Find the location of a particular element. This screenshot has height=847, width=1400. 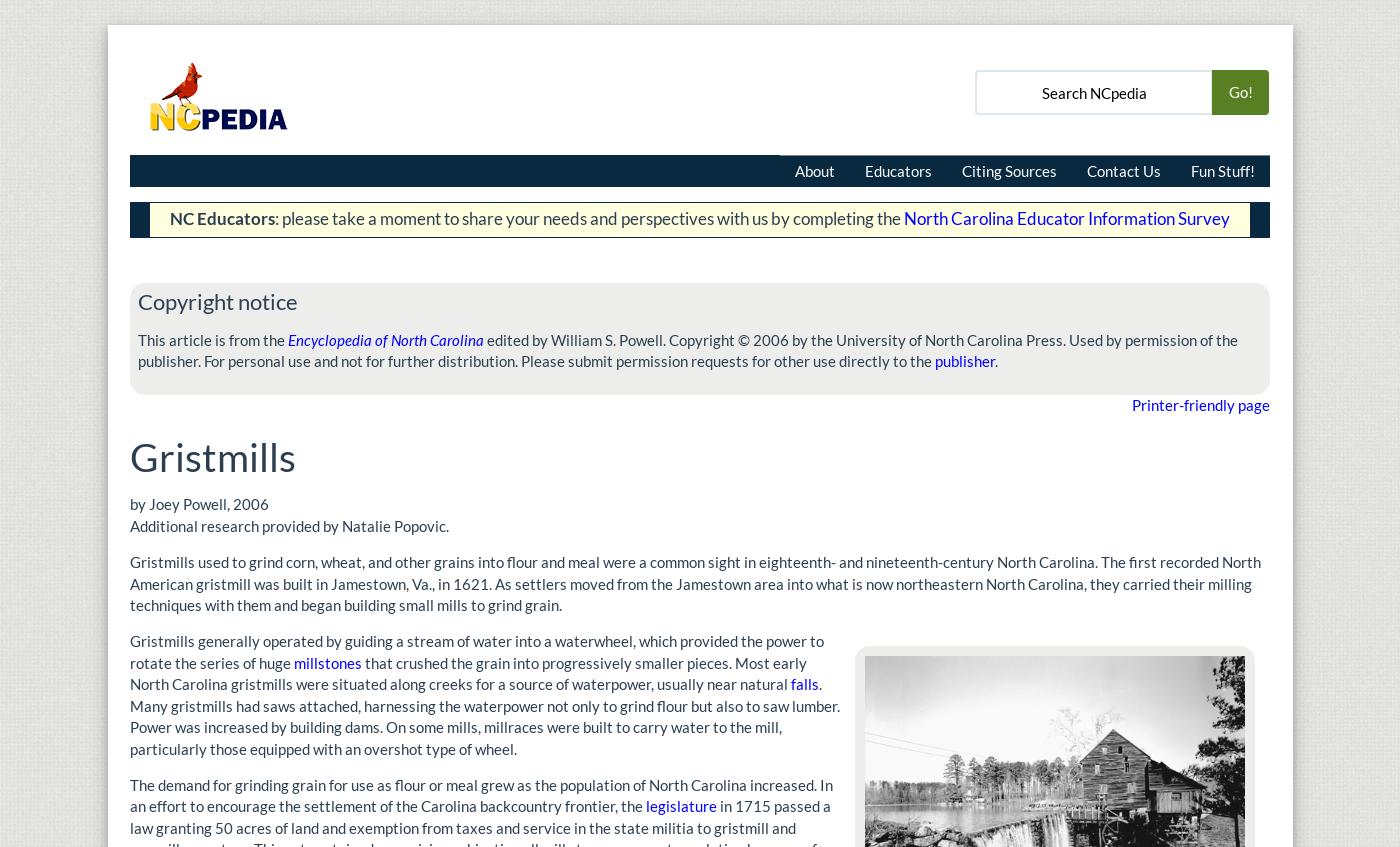

'The demand for grinding grain for use as flour or meal grew as the population of North Carolina increased. In an effort to encourage the settlement of the Carolina backcountry frontier, the' is located at coordinates (481, 794).